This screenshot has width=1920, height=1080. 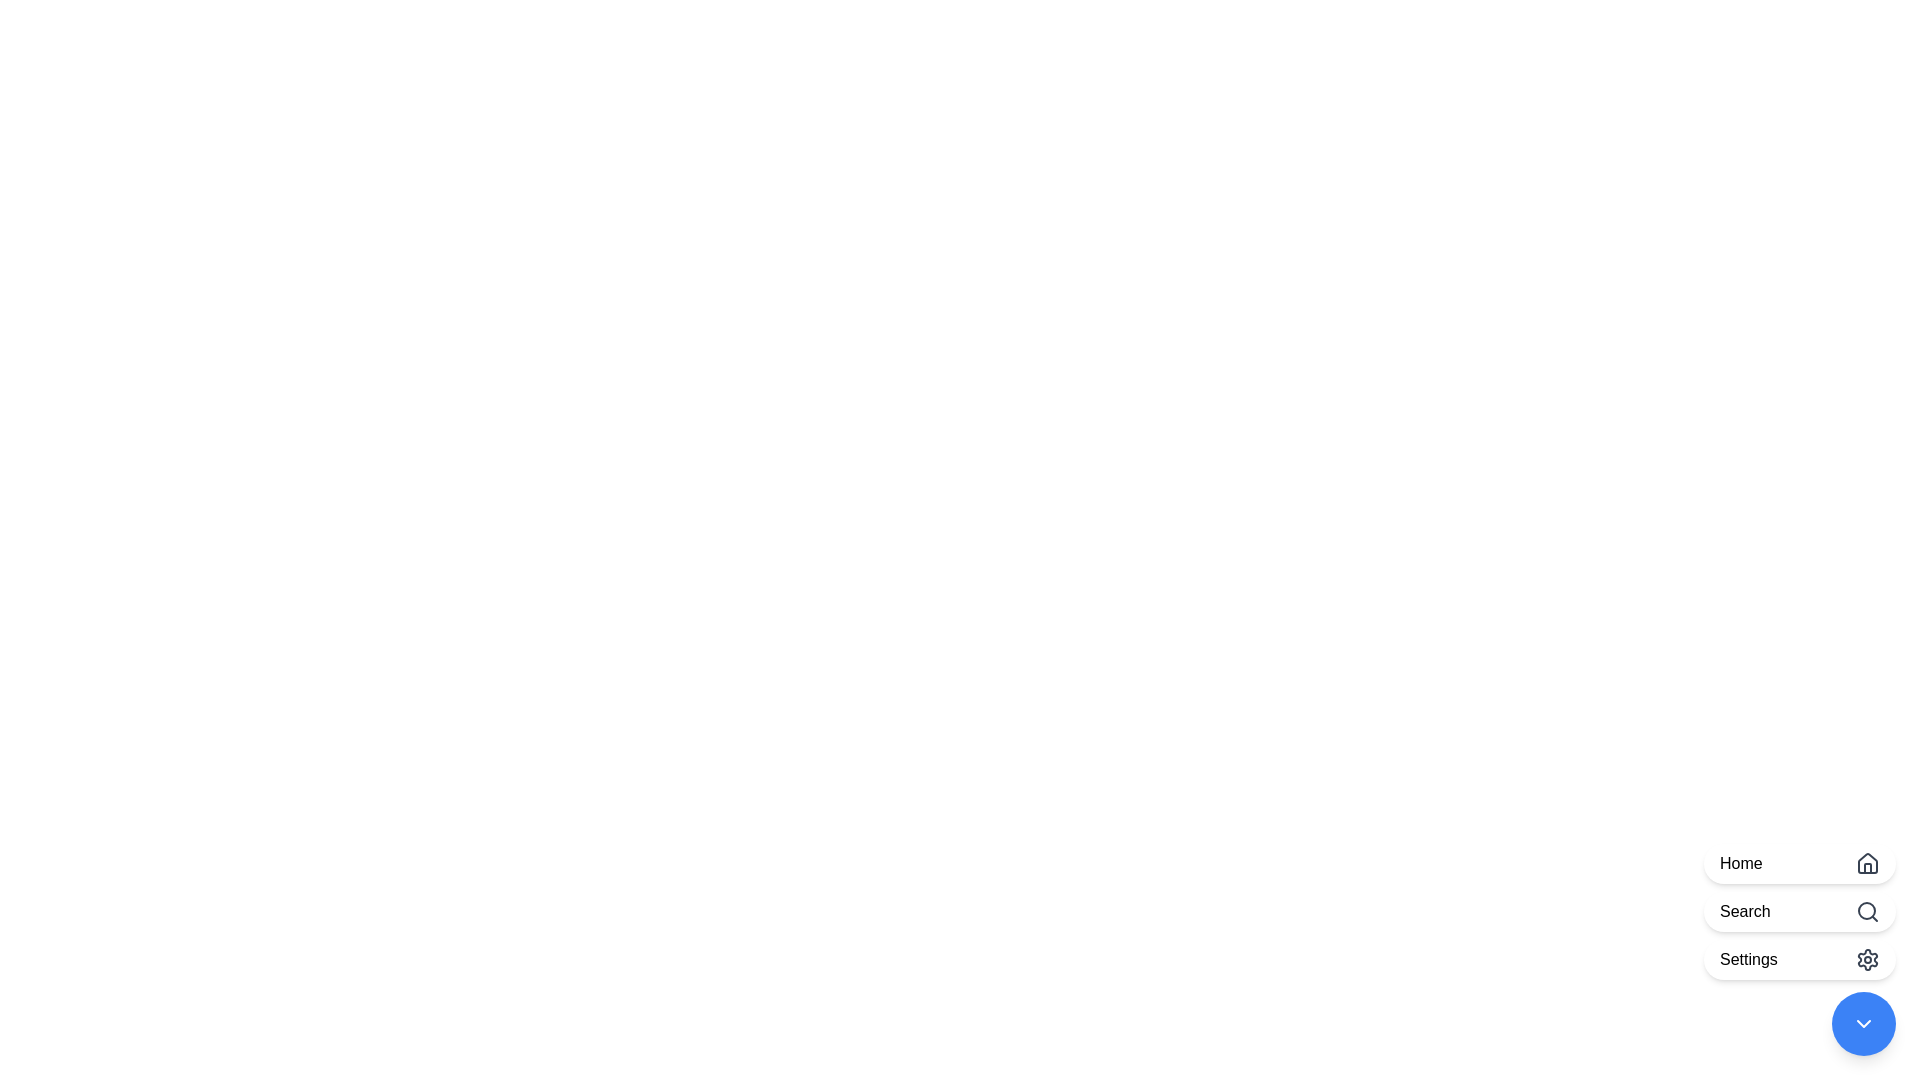 I want to click on the text label that says 'Home', which is styled in a sans-serif font and is positioned to the left of a house icon within a rounded, white background in the bottom-right corner of the interface, so click(x=1740, y=863).